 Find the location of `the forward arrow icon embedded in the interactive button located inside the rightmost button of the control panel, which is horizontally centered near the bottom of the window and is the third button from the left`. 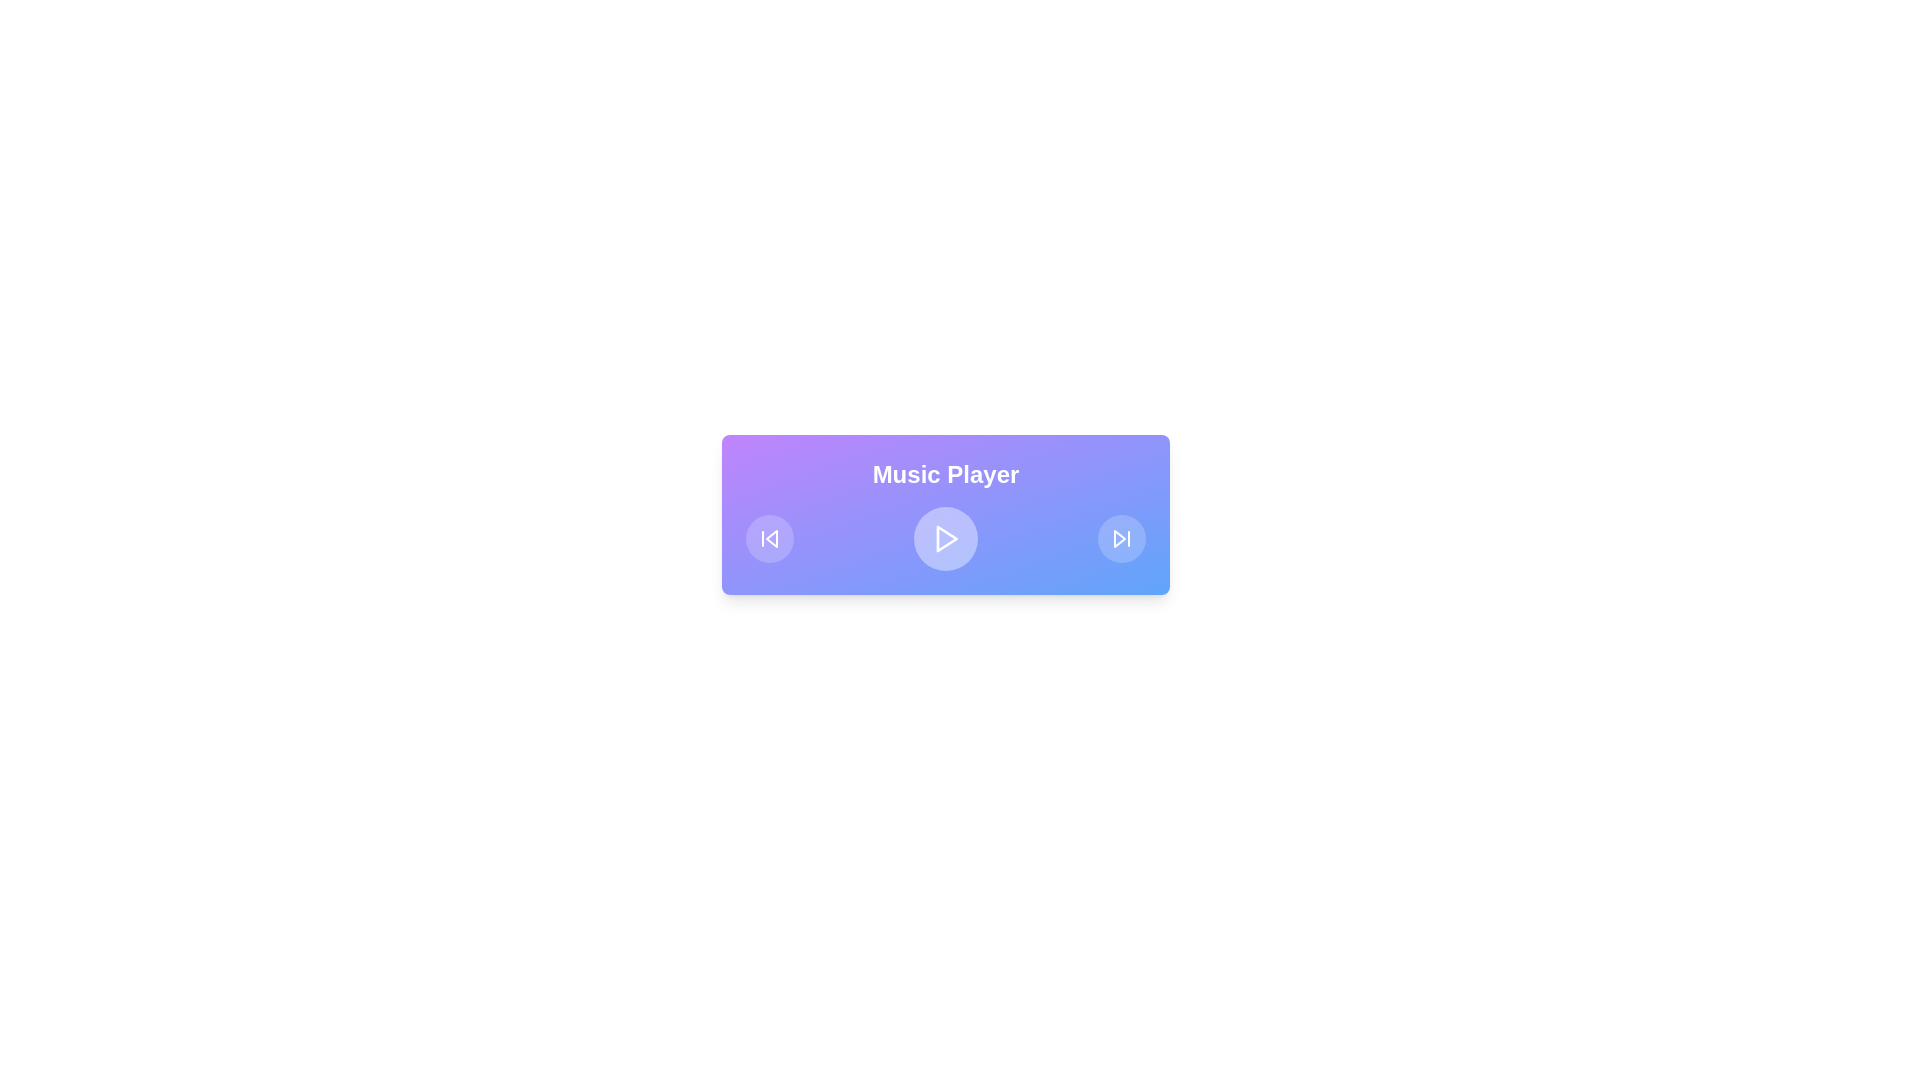

the forward arrow icon embedded in the interactive button located inside the rightmost button of the control panel, which is horizontally centered near the bottom of the window and is the third button from the left is located at coordinates (1122, 538).